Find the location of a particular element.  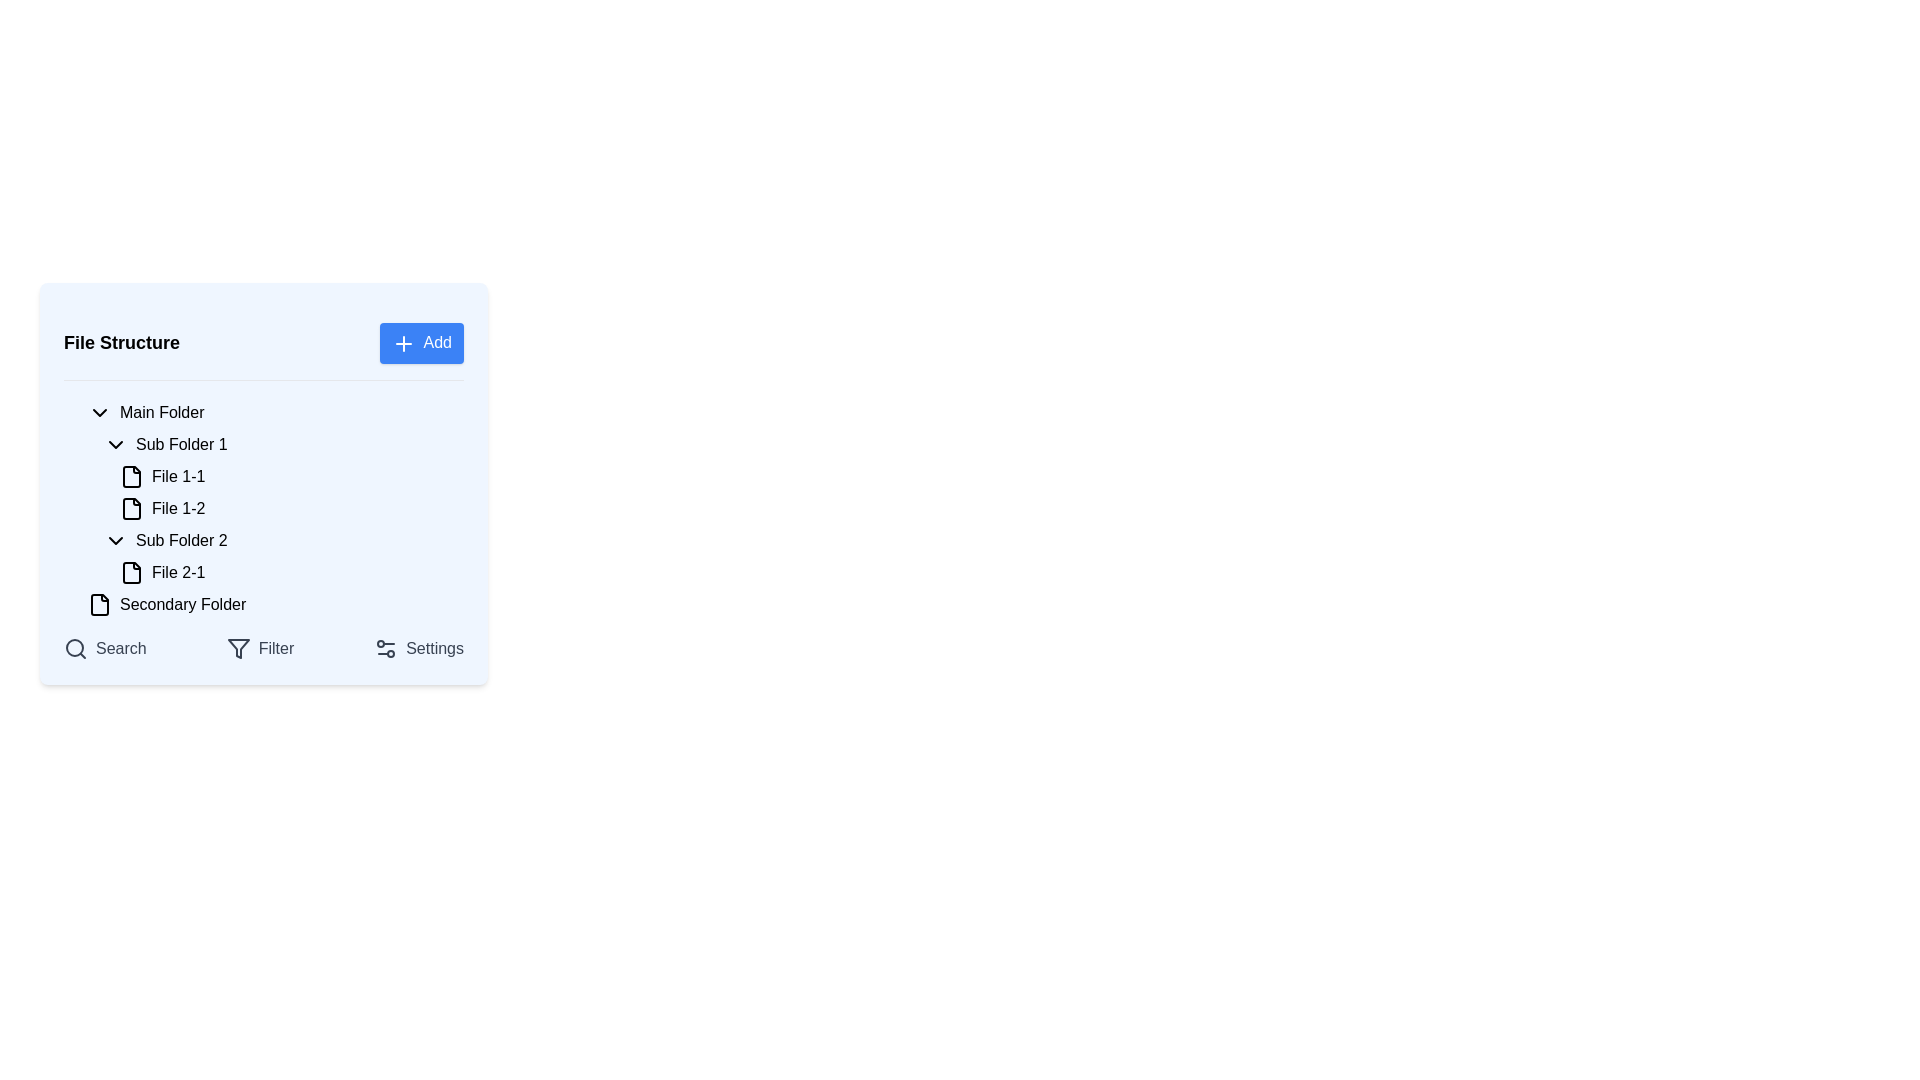

the 'Search' button, which features a magnifying glass icon and is the leftmost control in the bottom section of the sidebar for file structure navigation is located at coordinates (104, 648).